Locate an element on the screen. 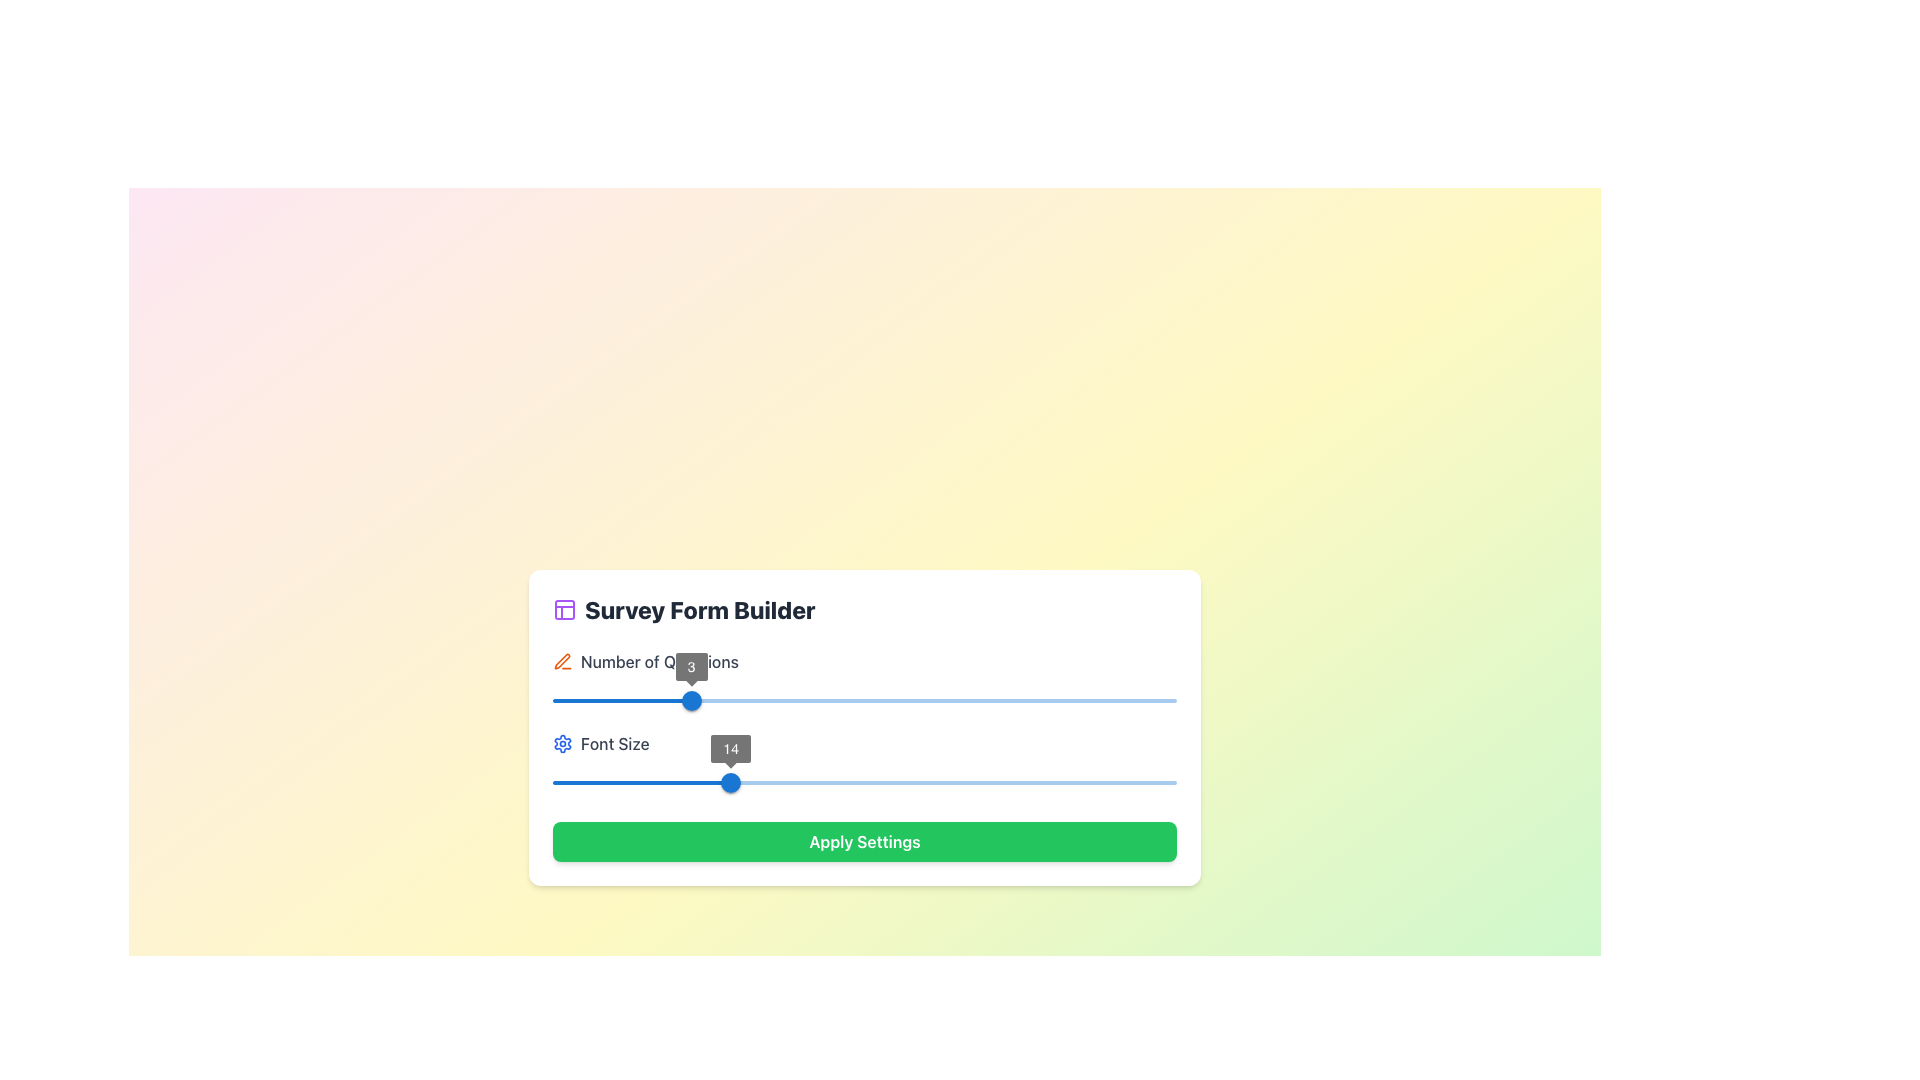 This screenshot has height=1080, width=1920. the numeric display label showing the number '3' positioned above the 'Number of Questions' slider, which appears as a circular tooltip aligned with the slider handle is located at coordinates (691, 667).